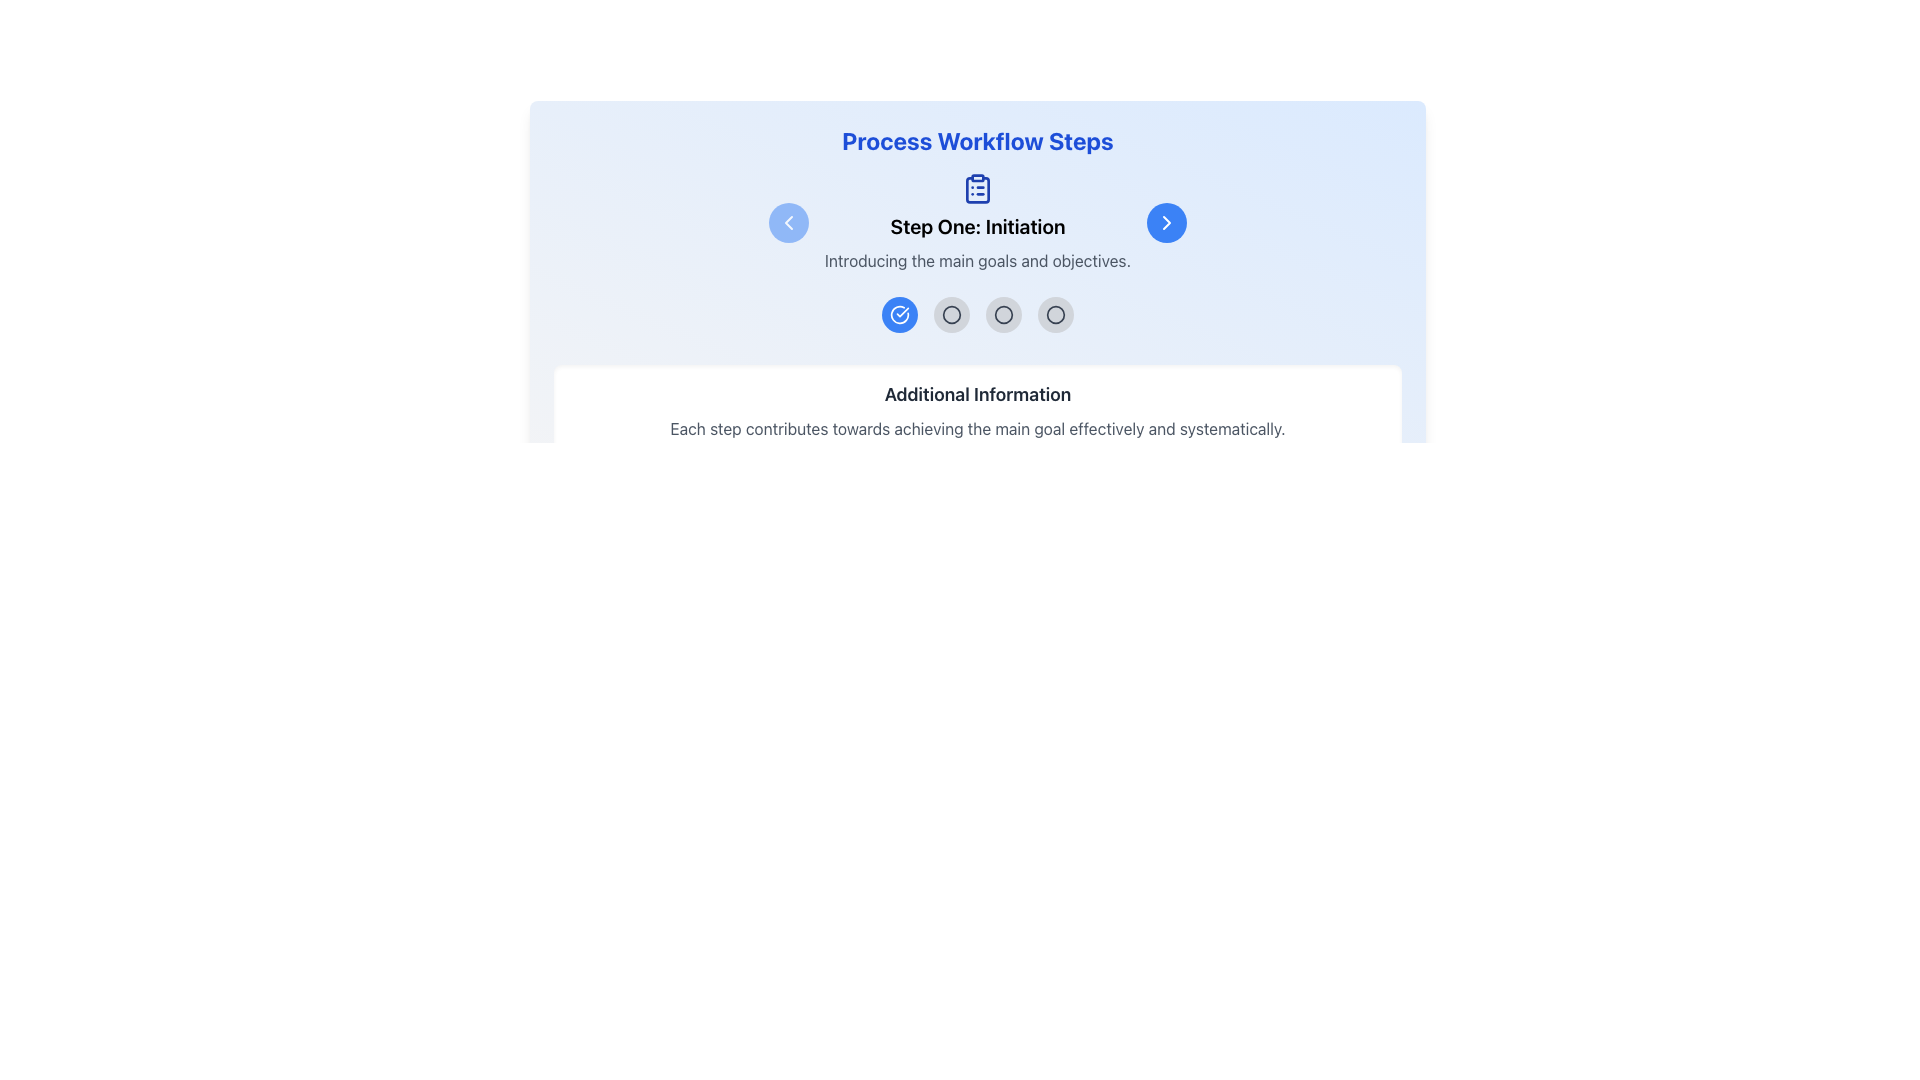  I want to click on the chevron-shaped icon within the blue circular button located in the right-central region of the 'Process Workflow Steps' section, adjacent to the text 'Step One: Initiation', so click(1166, 223).